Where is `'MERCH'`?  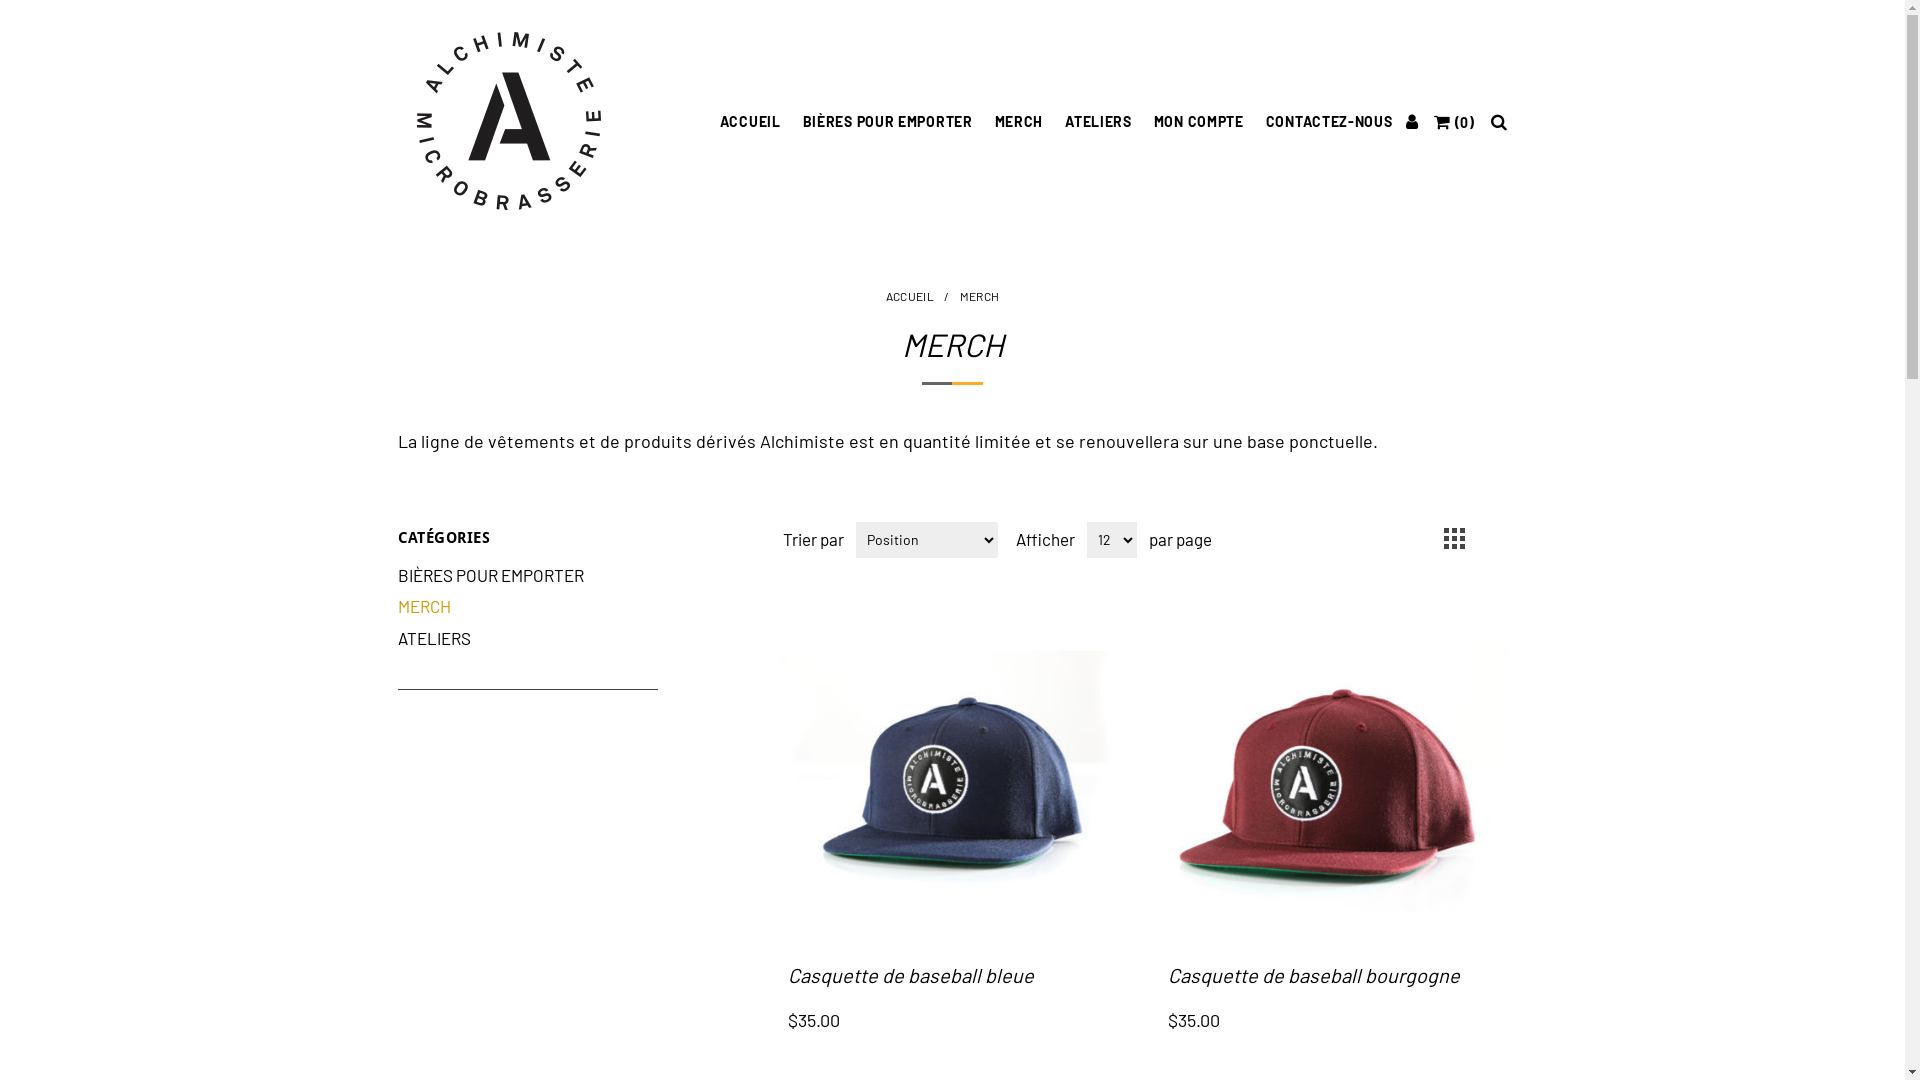 'MERCH' is located at coordinates (1019, 122).